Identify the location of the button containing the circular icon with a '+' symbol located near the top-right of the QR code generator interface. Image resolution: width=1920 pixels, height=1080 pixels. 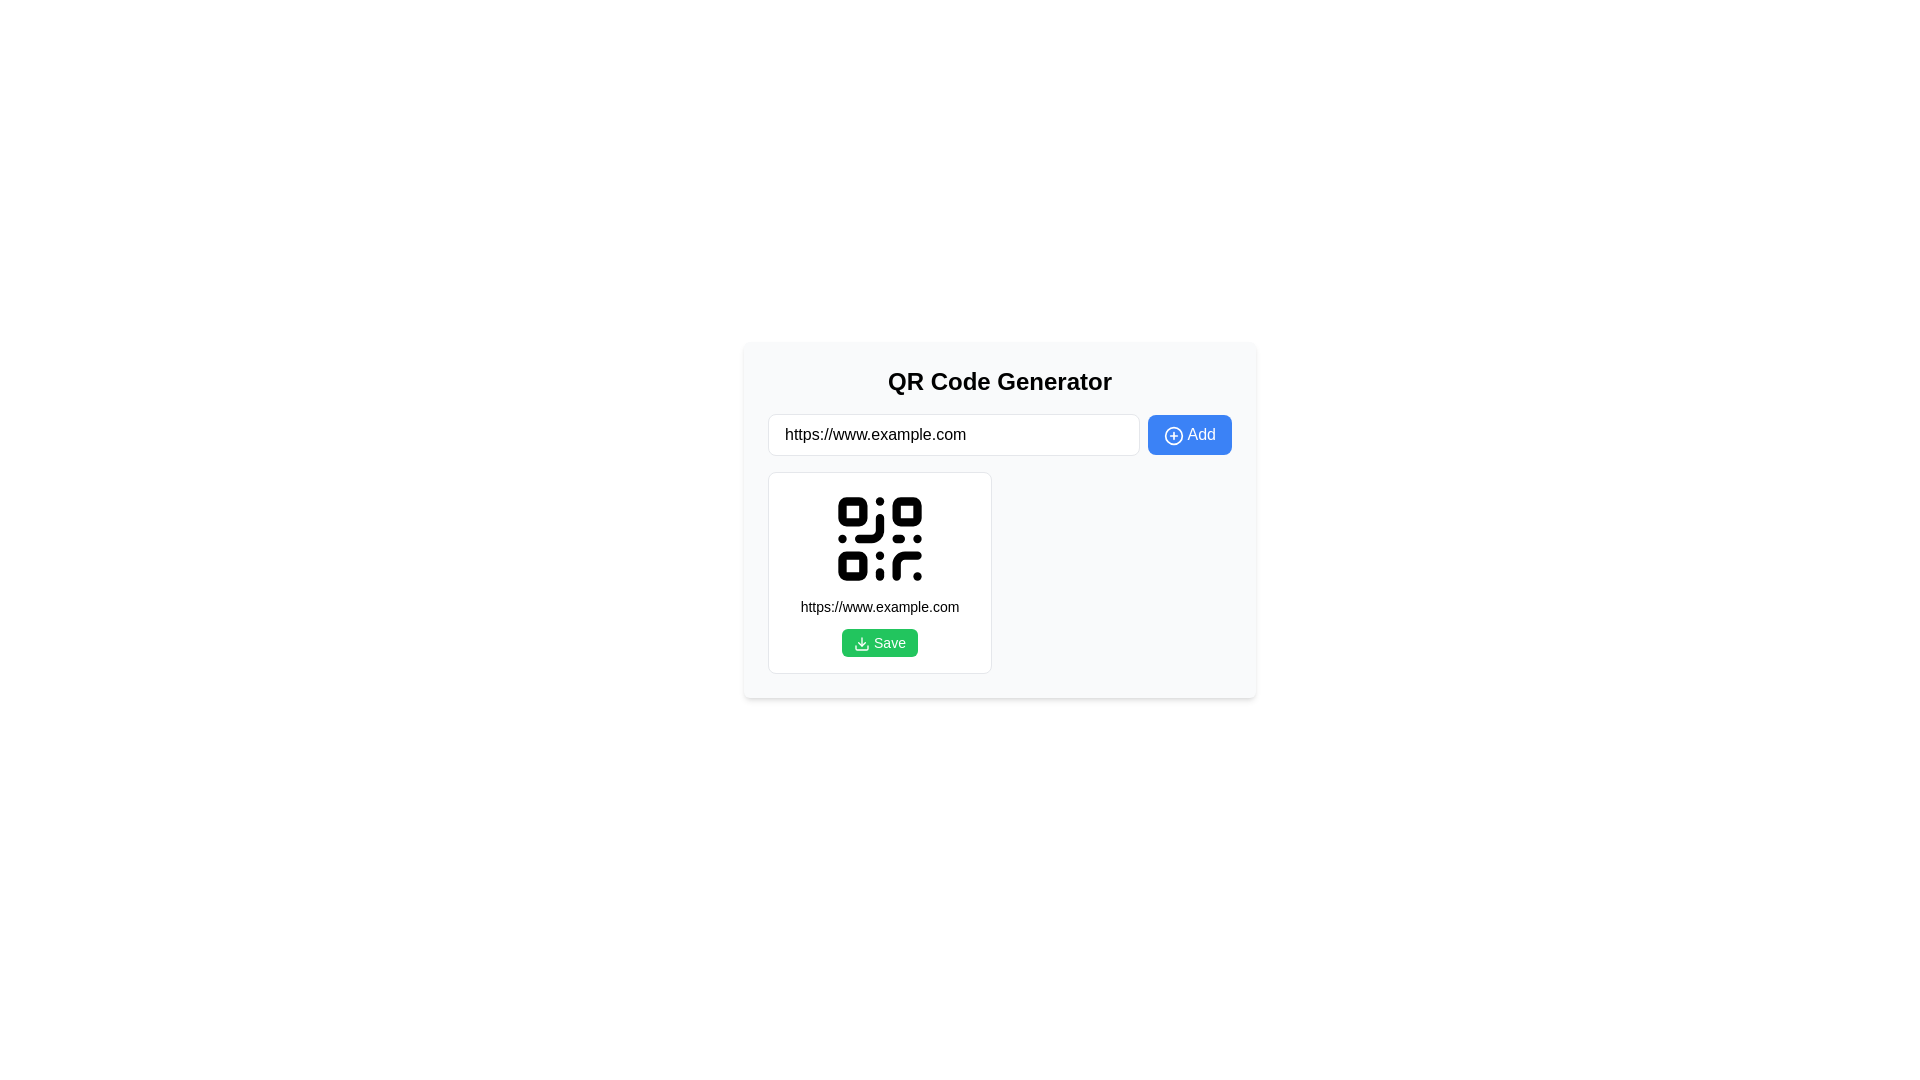
(1173, 434).